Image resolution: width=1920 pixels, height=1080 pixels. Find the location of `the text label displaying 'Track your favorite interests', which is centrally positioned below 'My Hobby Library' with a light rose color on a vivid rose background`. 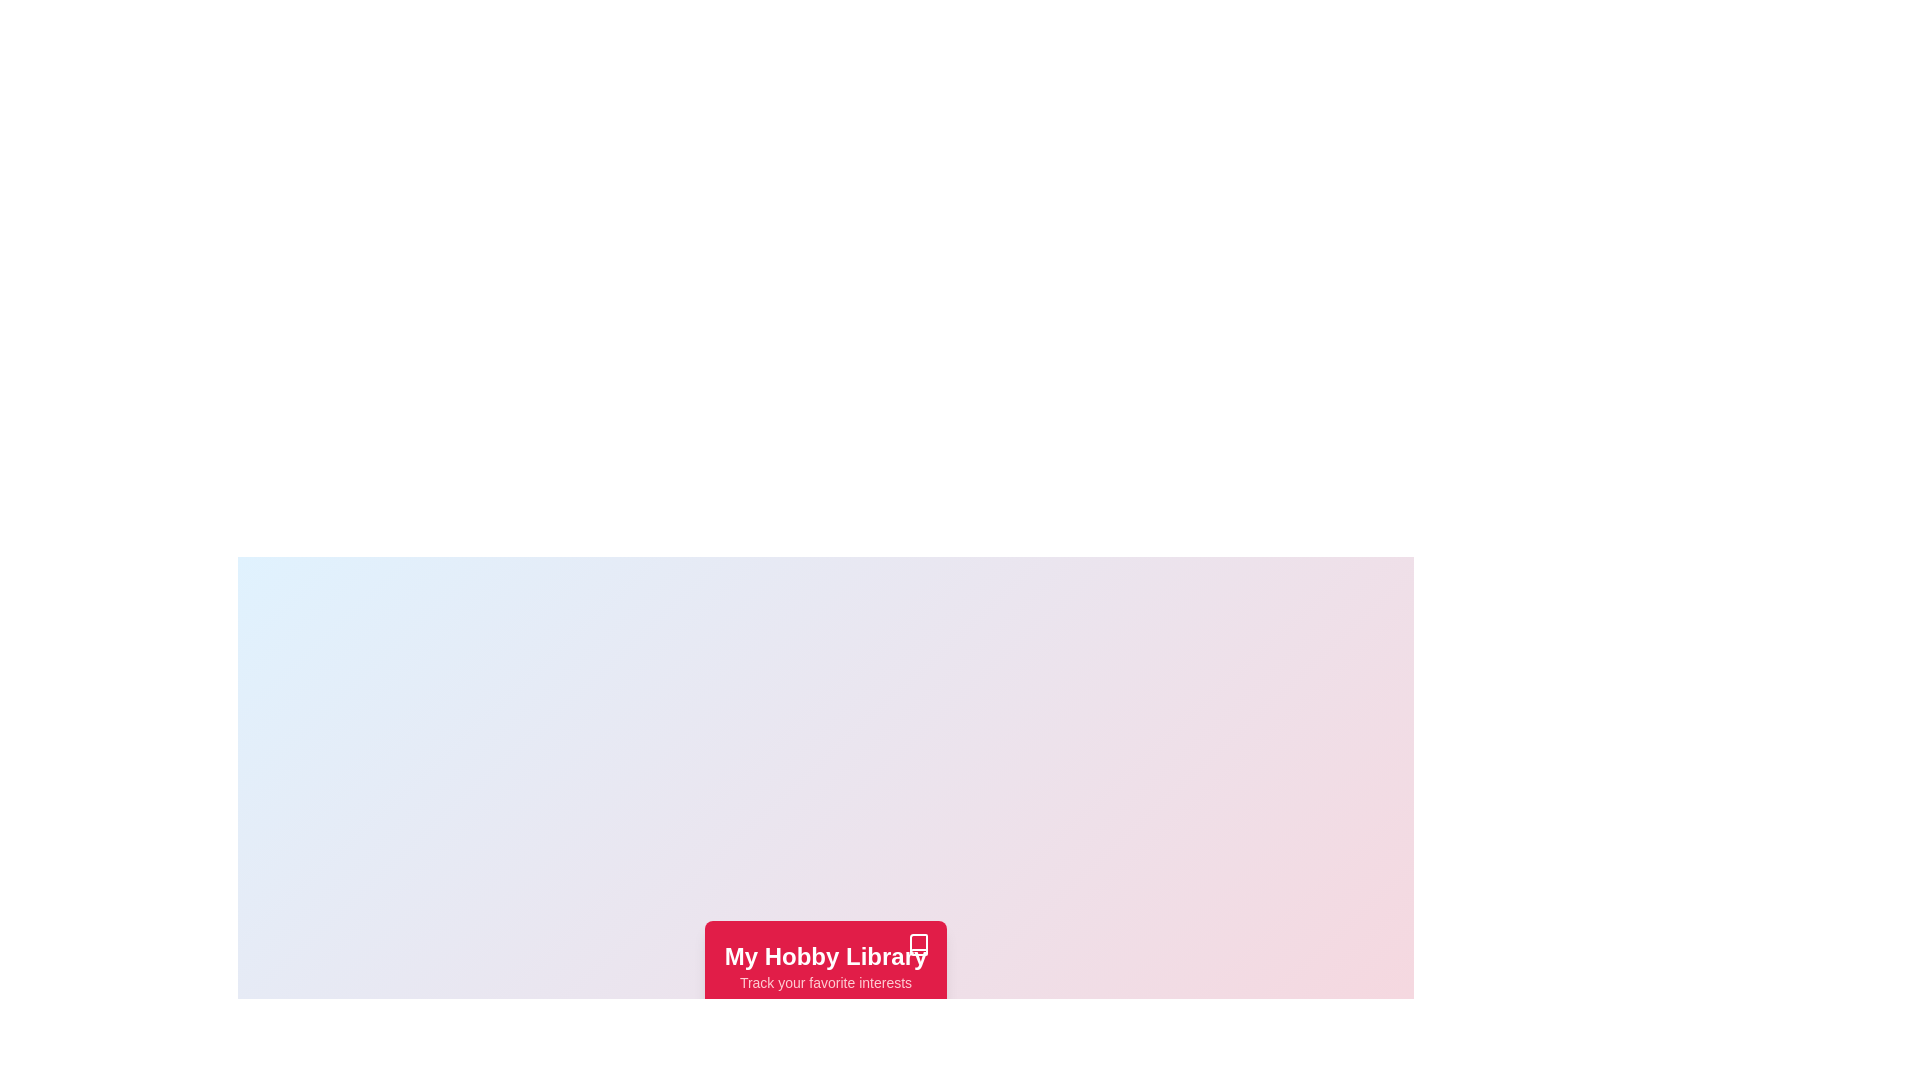

the text label displaying 'Track your favorite interests', which is centrally positioned below 'My Hobby Library' with a light rose color on a vivid rose background is located at coordinates (825, 982).